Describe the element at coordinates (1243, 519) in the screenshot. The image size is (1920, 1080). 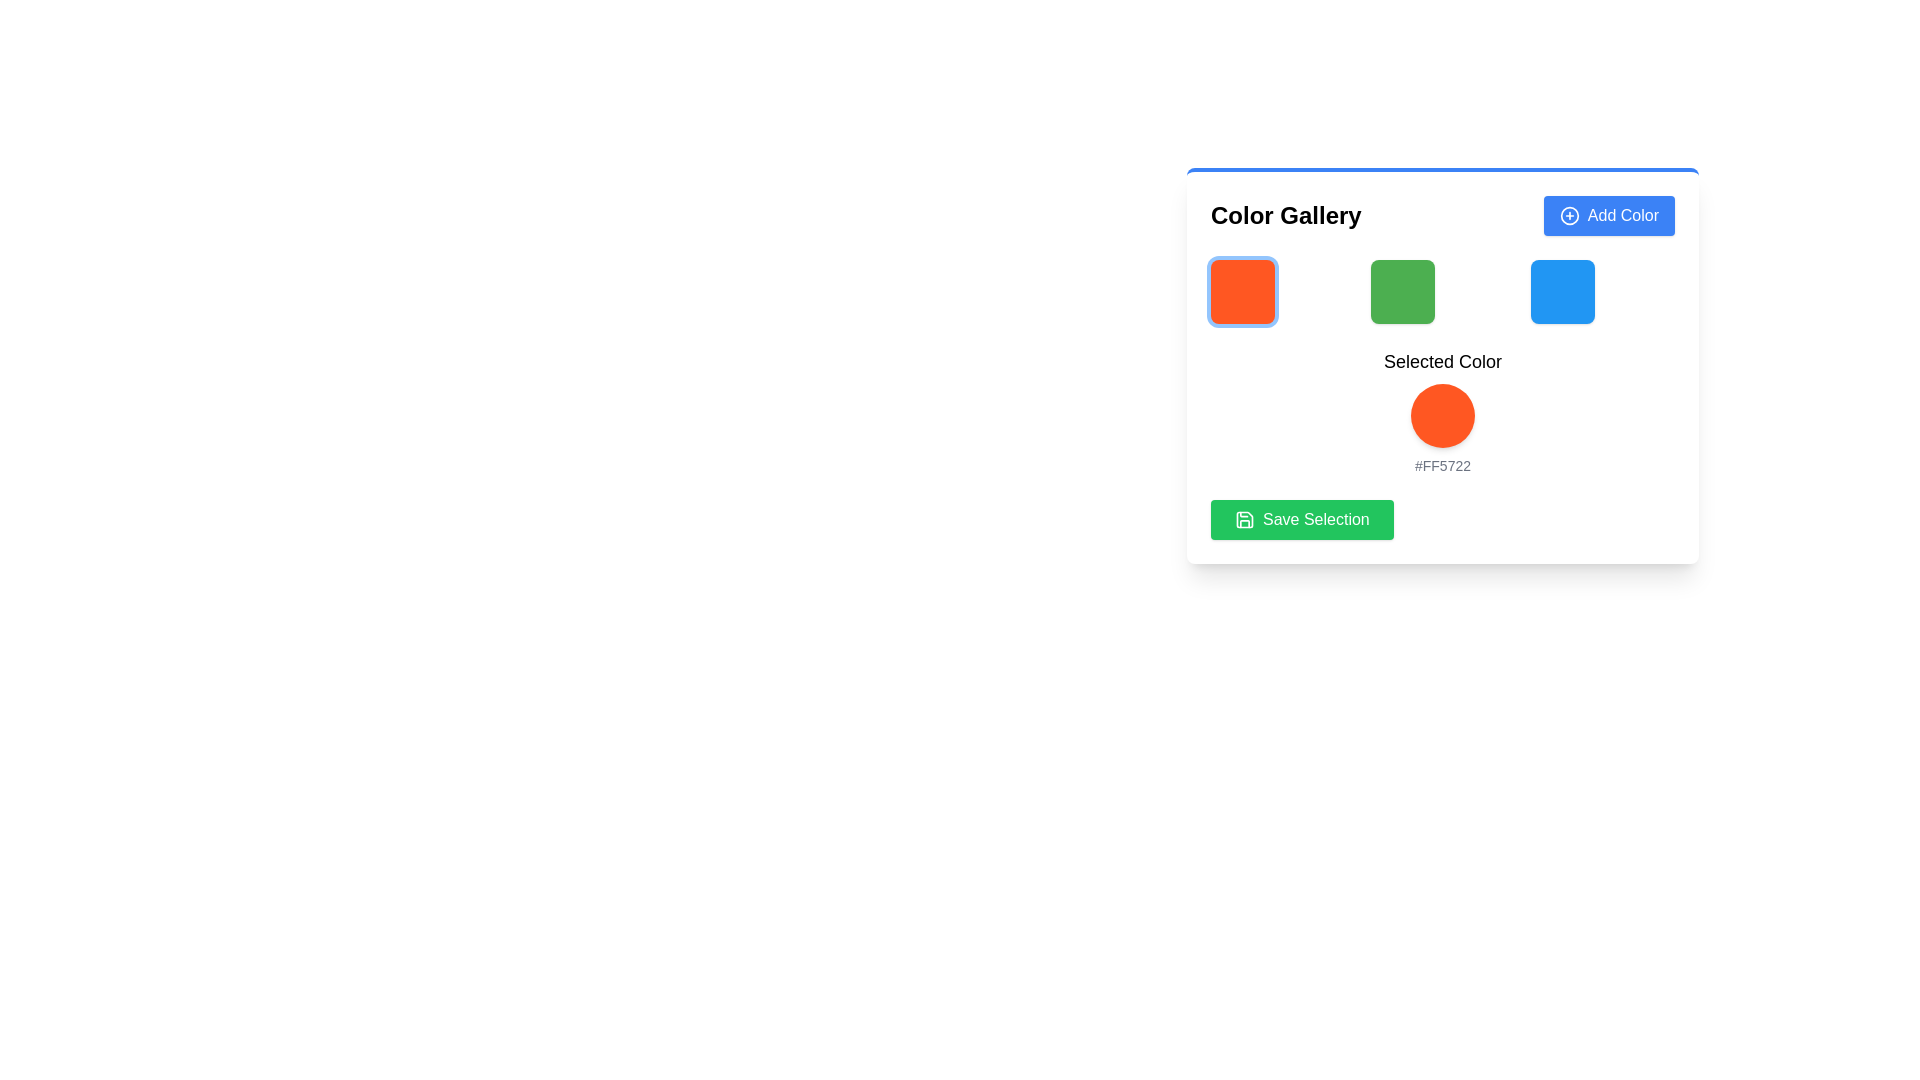
I see `the save icon located to the left of the 'Save Selection' button, which visually reinforces the save action` at that location.